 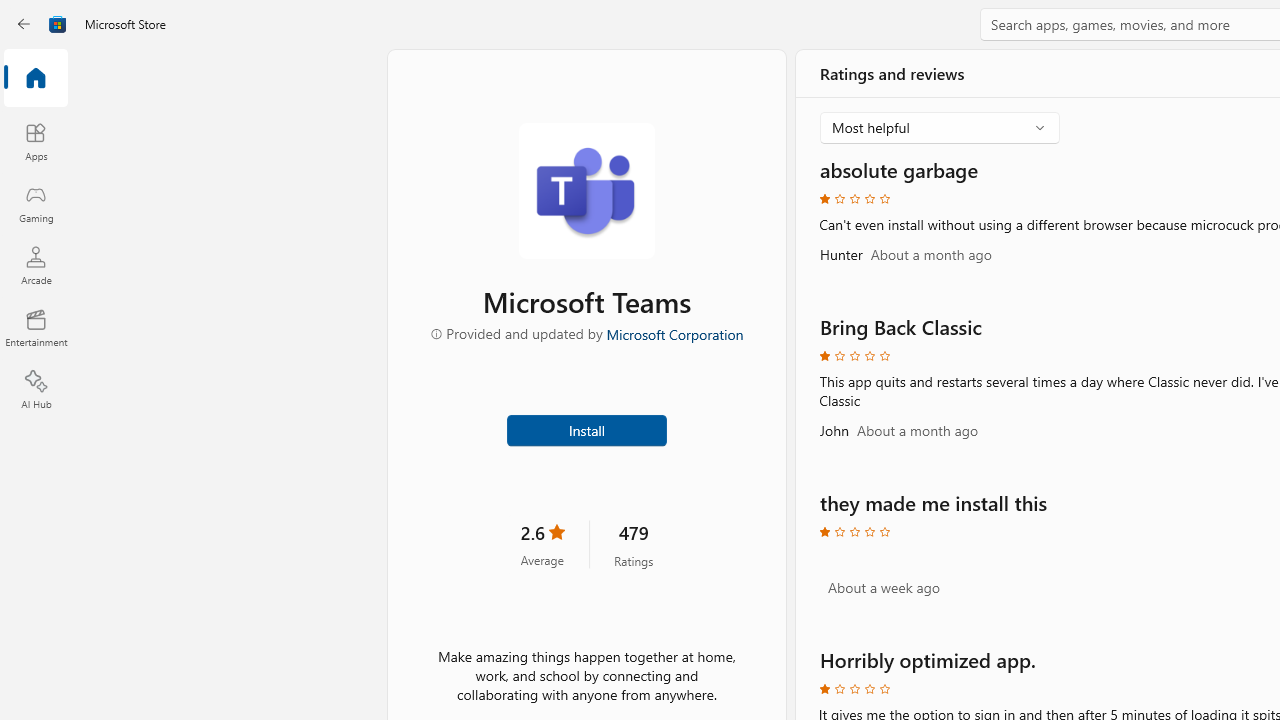 What do you see at coordinates (58, 24) in the screenshot?
I see `'Class: Image'` at bounding box center [58, 24].